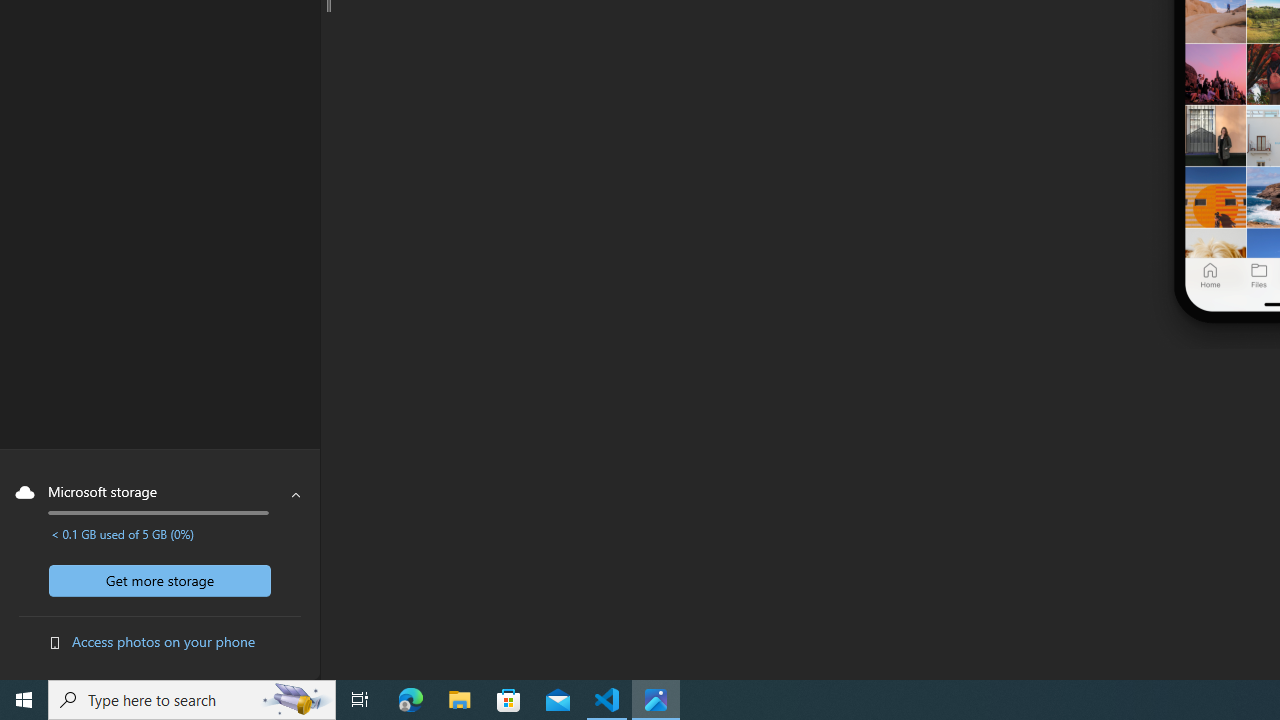 Image resolution: width=1280 pixels, height=720 pixels. Describe the element at coordinates (163, 641) in the screenshot. I see `'Access photos on your phone'` at that location.